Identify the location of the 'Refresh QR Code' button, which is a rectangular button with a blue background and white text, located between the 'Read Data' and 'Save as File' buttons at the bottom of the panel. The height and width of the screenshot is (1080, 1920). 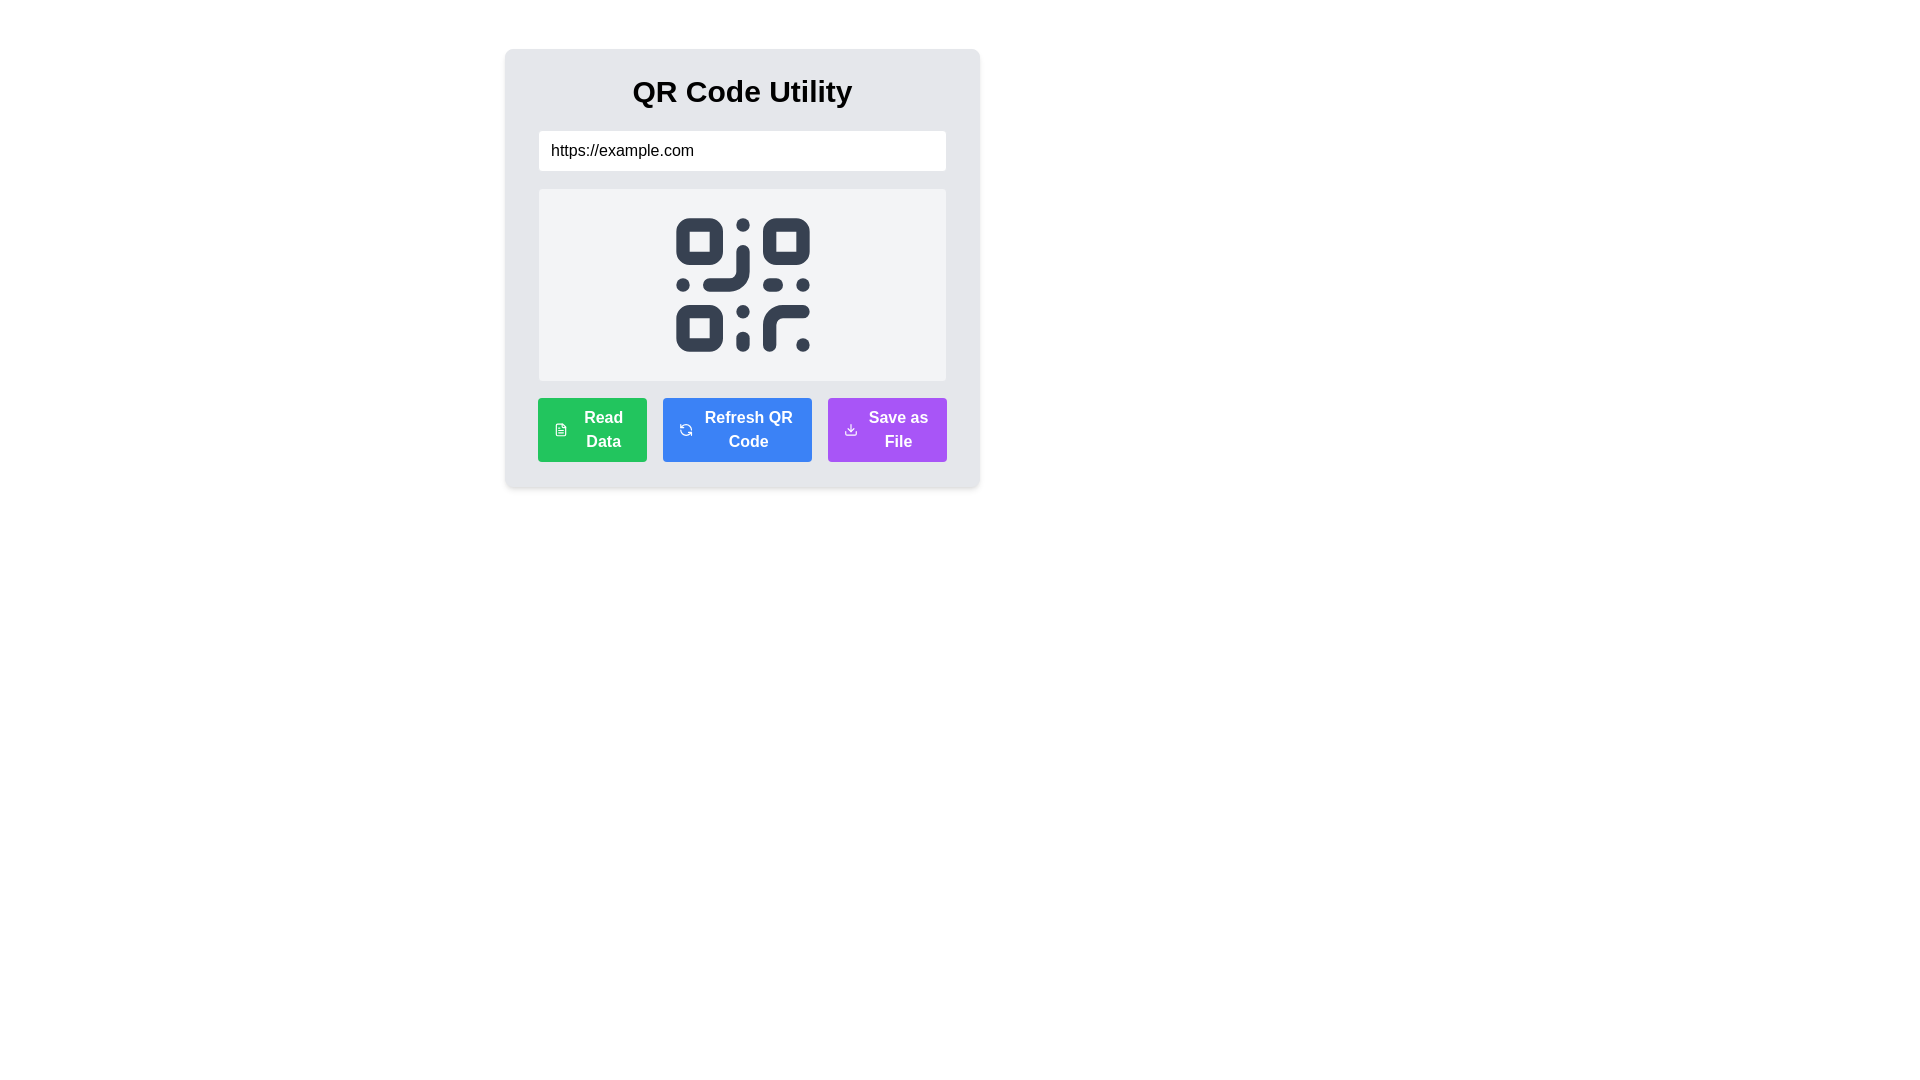
(736, 428).